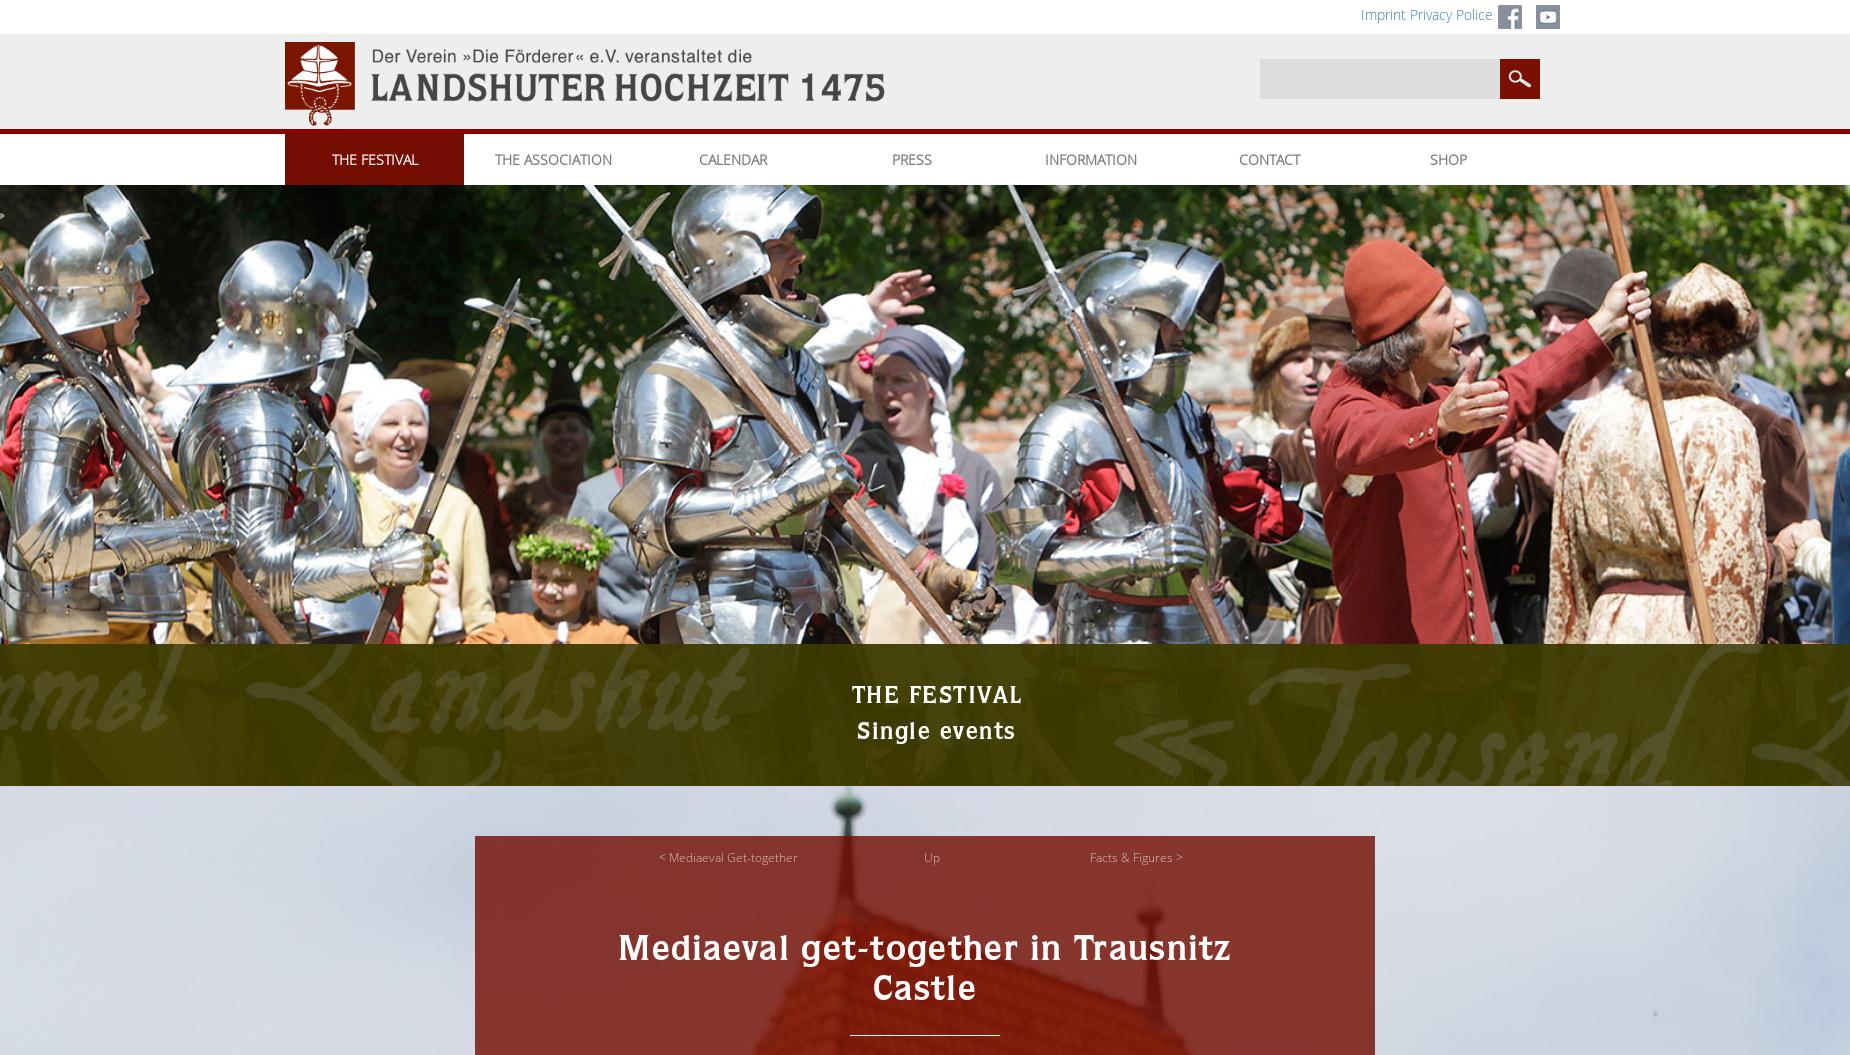  I want to click on 'CALENDAR', so click(698, 159).